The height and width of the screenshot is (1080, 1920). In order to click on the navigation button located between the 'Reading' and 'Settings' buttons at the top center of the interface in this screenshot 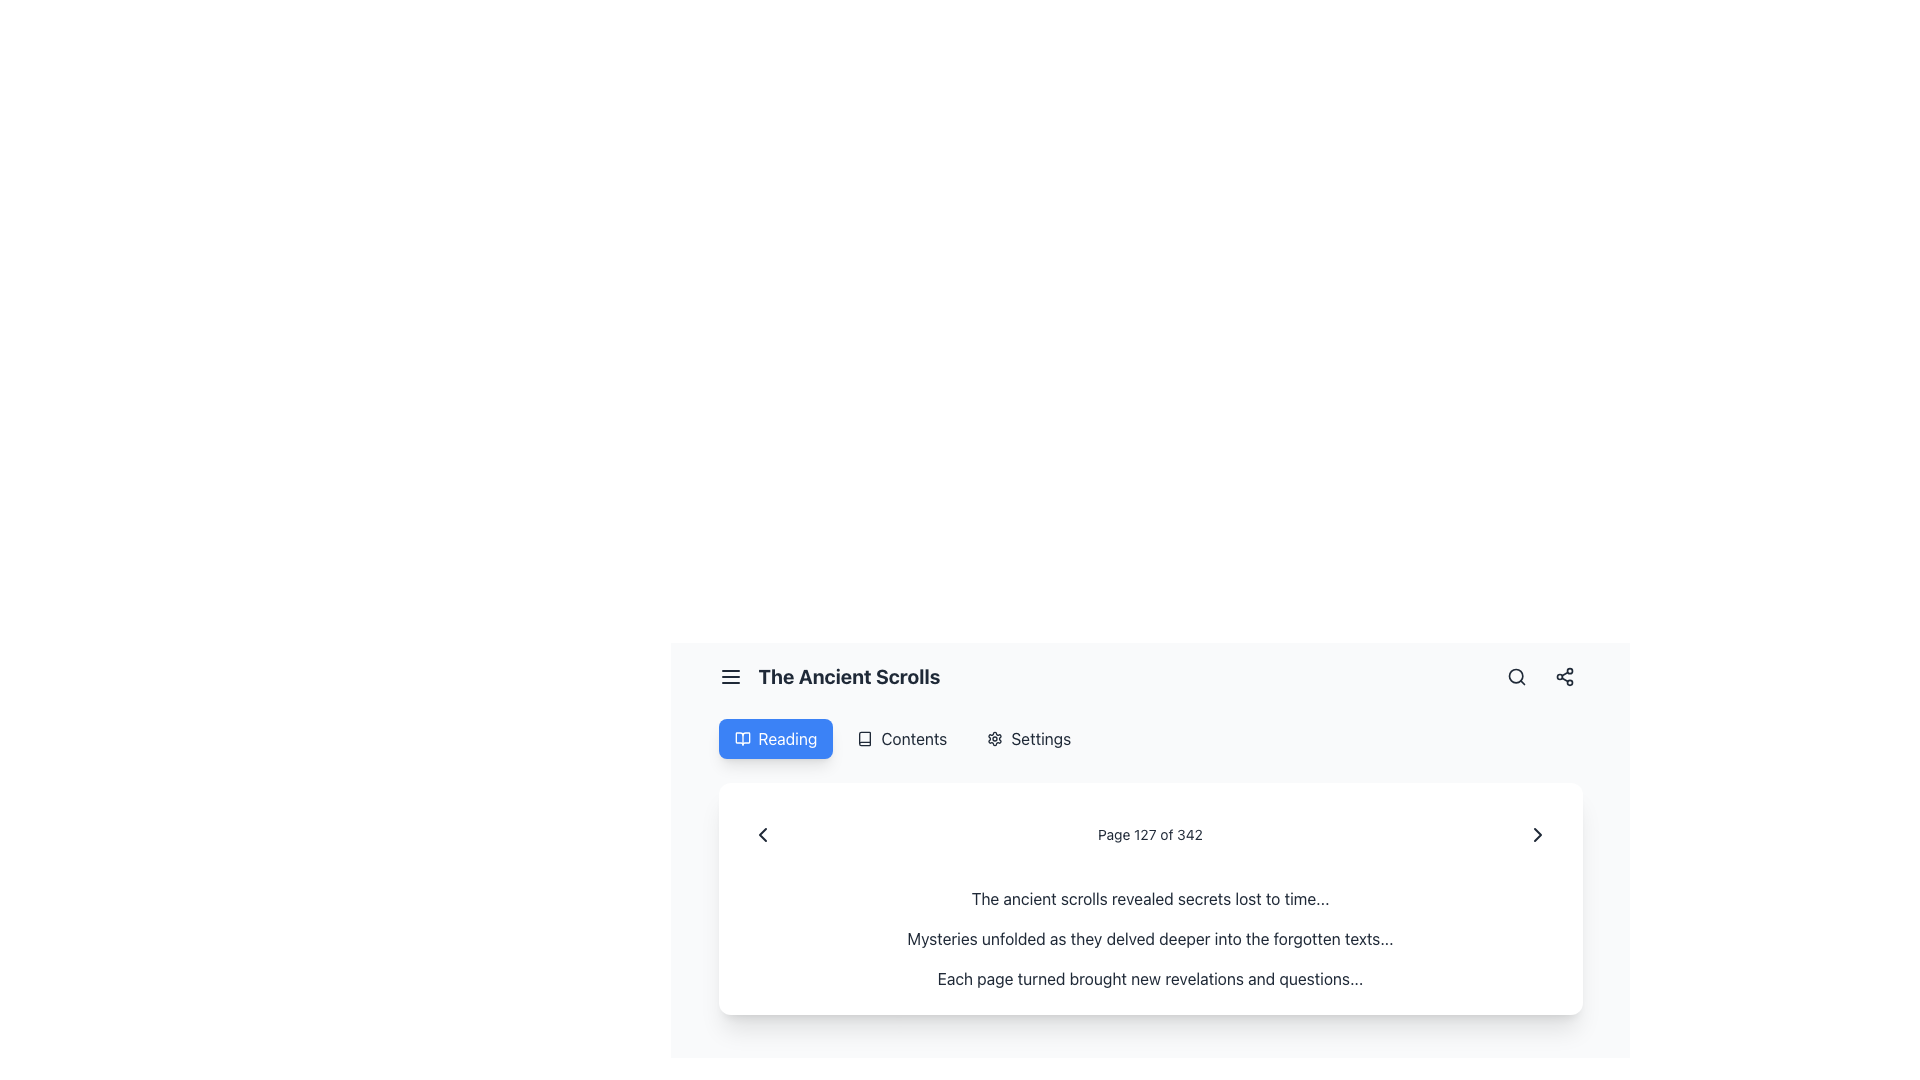, I will do `click(901, 739)`.